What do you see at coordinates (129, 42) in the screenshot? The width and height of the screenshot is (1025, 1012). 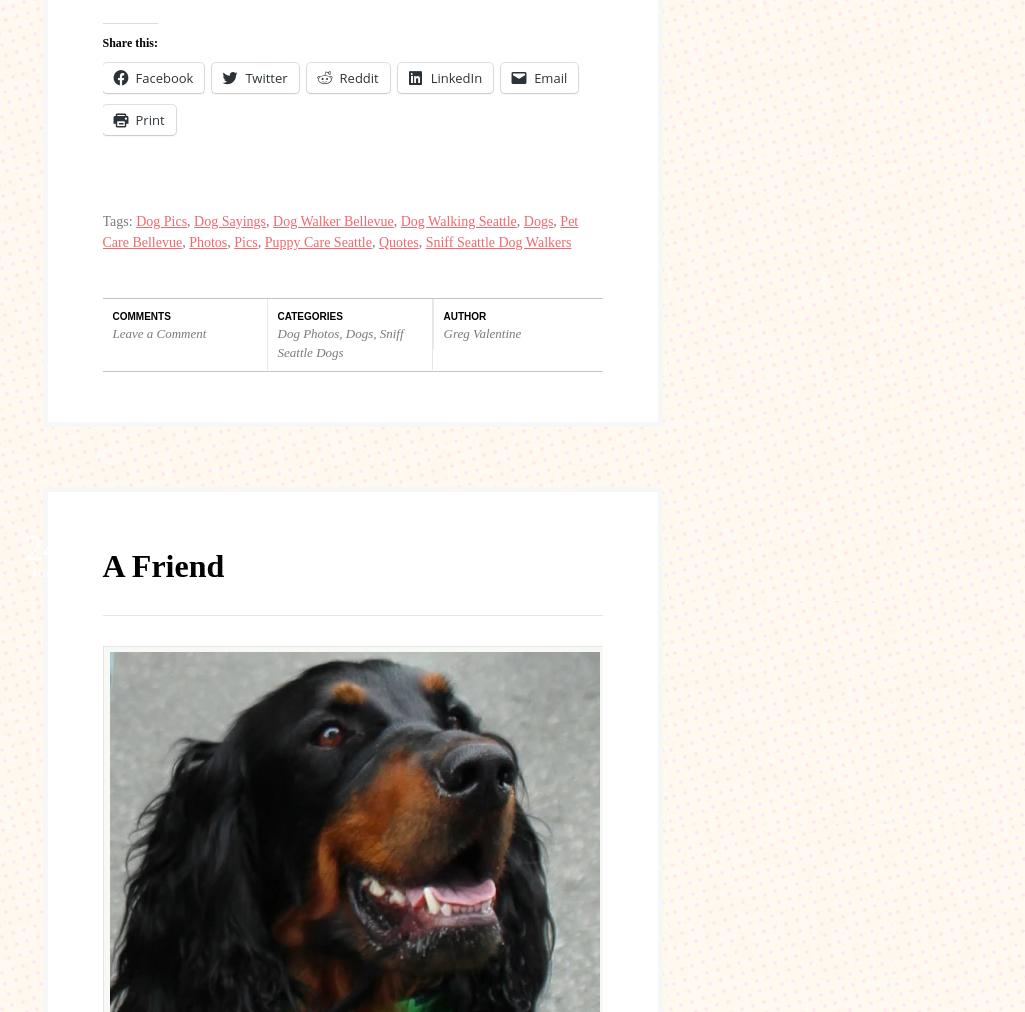 I see `'Share this:'` at bounding box center [129, 42].